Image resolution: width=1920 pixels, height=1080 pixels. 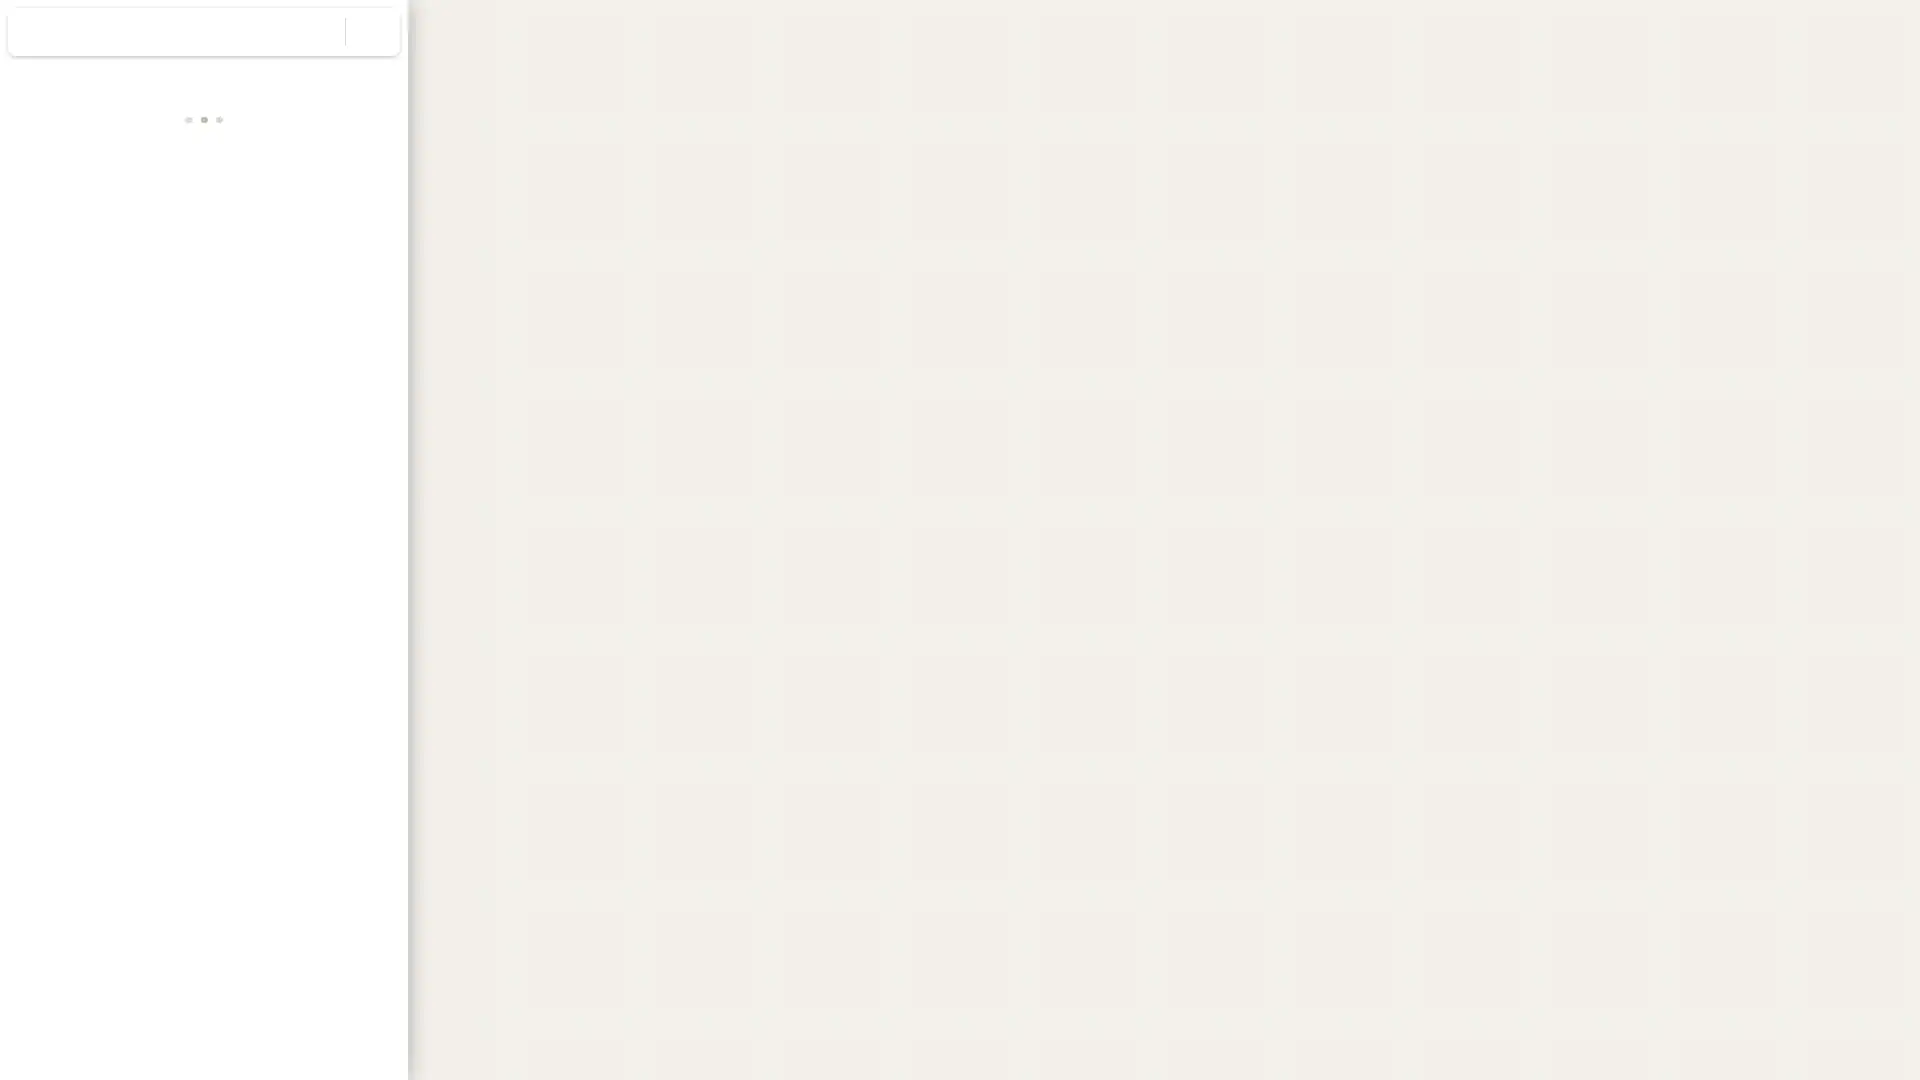 What do you see at coordinates (275, 389) in the screenshot?
I see `Send Toronto to your phone` at bounding box center [275, 389].